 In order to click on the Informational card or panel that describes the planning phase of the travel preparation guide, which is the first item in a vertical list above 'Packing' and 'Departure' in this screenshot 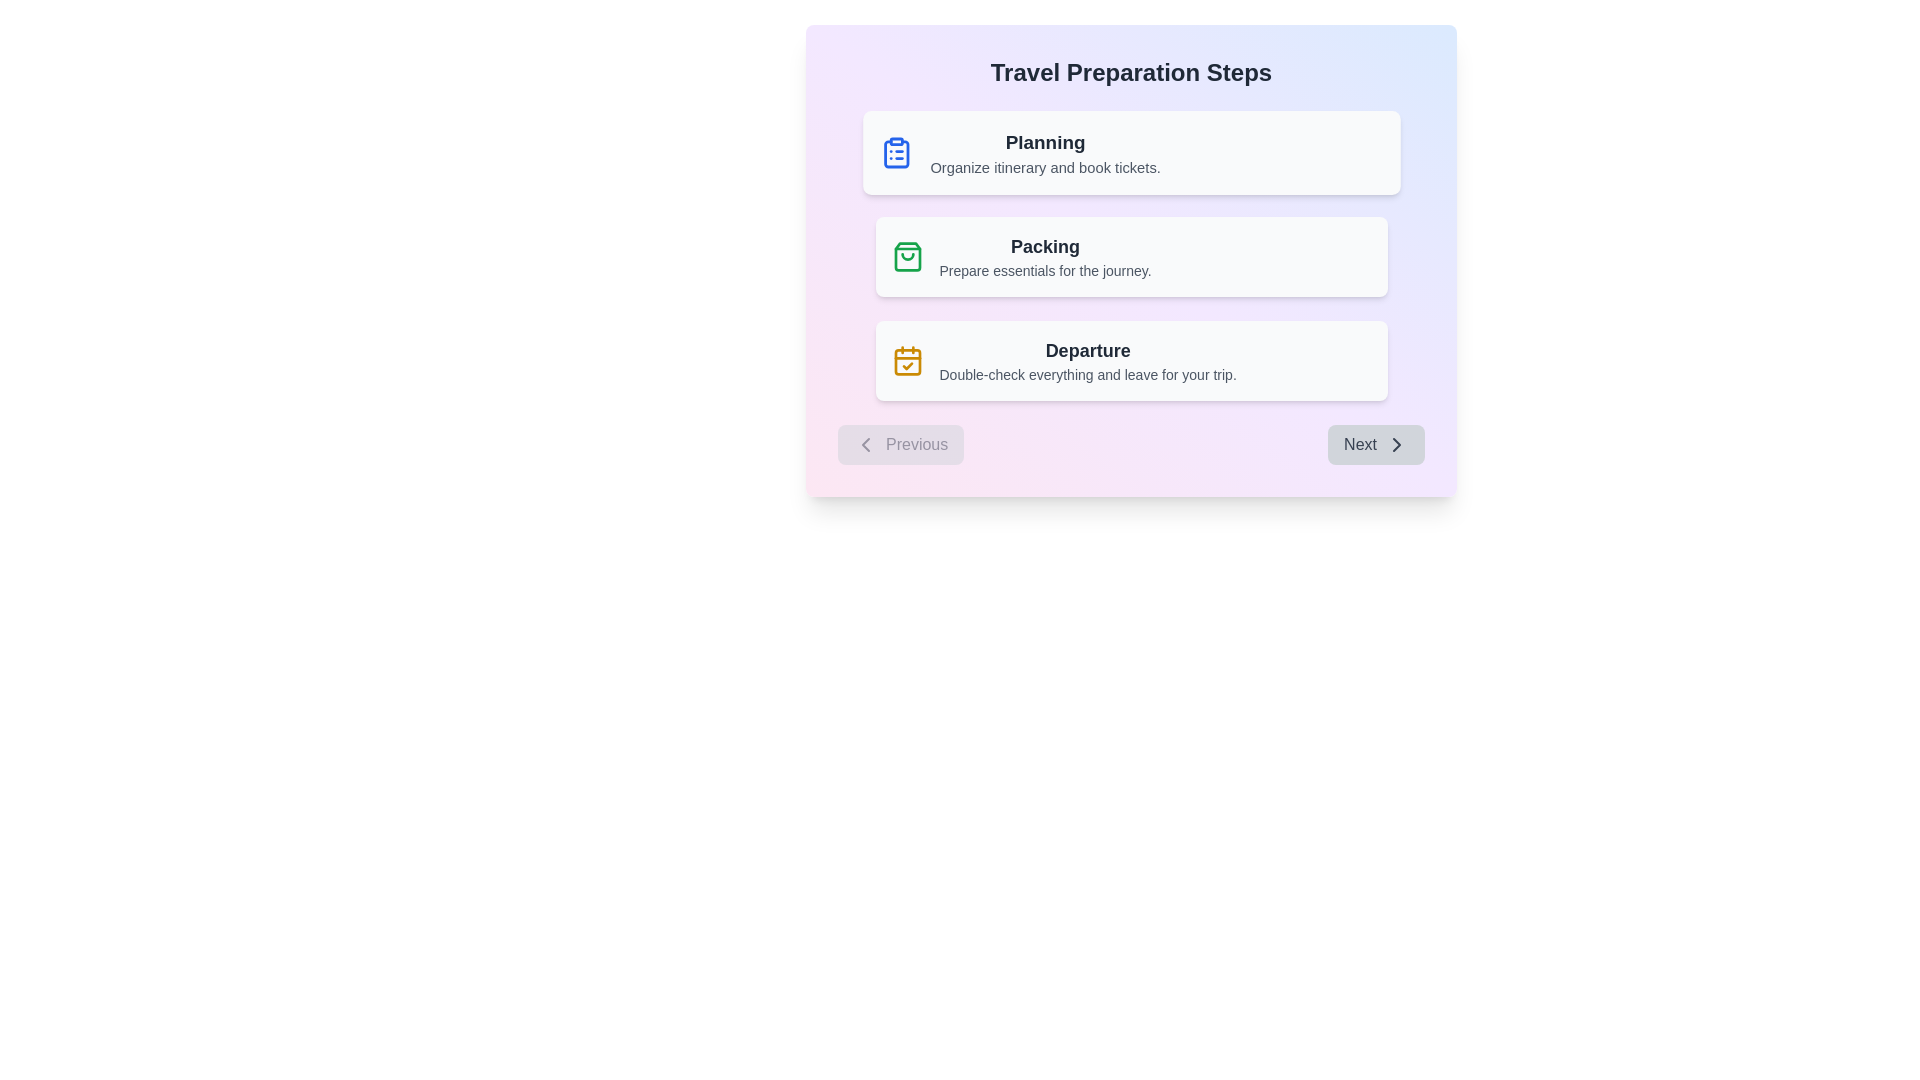, I will do `click(1131, 152)`.